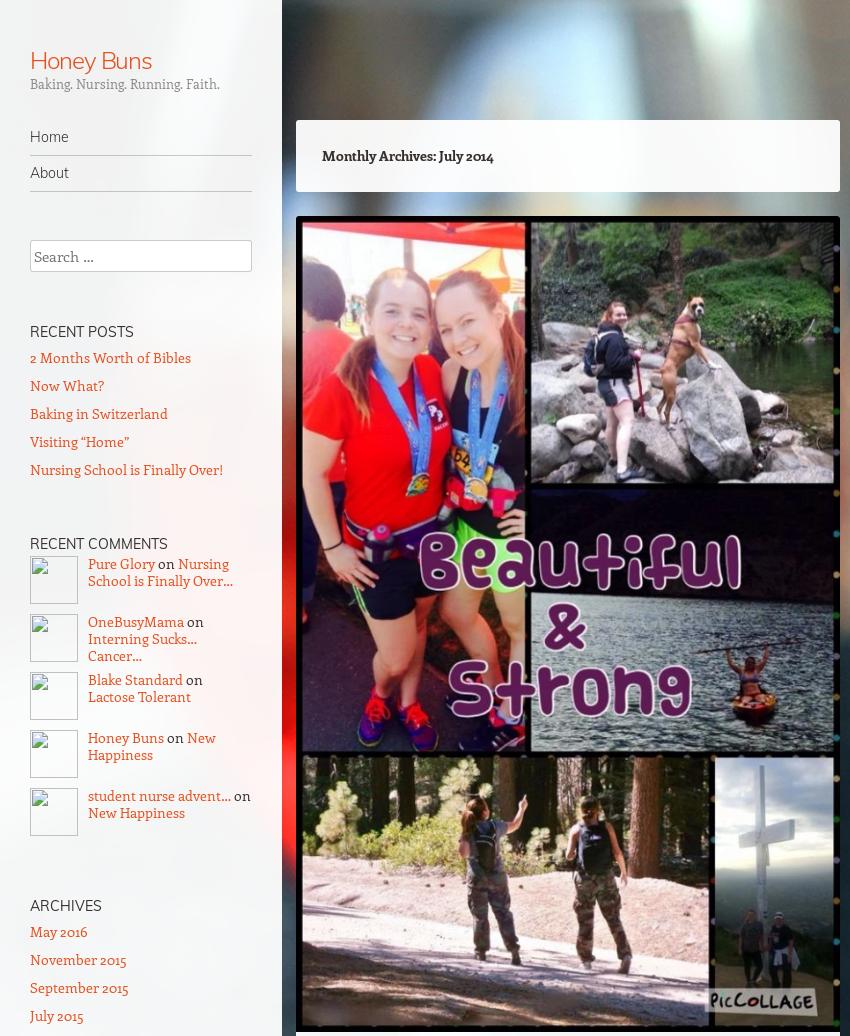 Image resolution: width=850 pixels, height=1036 pixels. What do you see at coordinates (109, 357) in the screenshot?
I see `'2 Months Worth of Bibles'` at bounding box center [109, 357].